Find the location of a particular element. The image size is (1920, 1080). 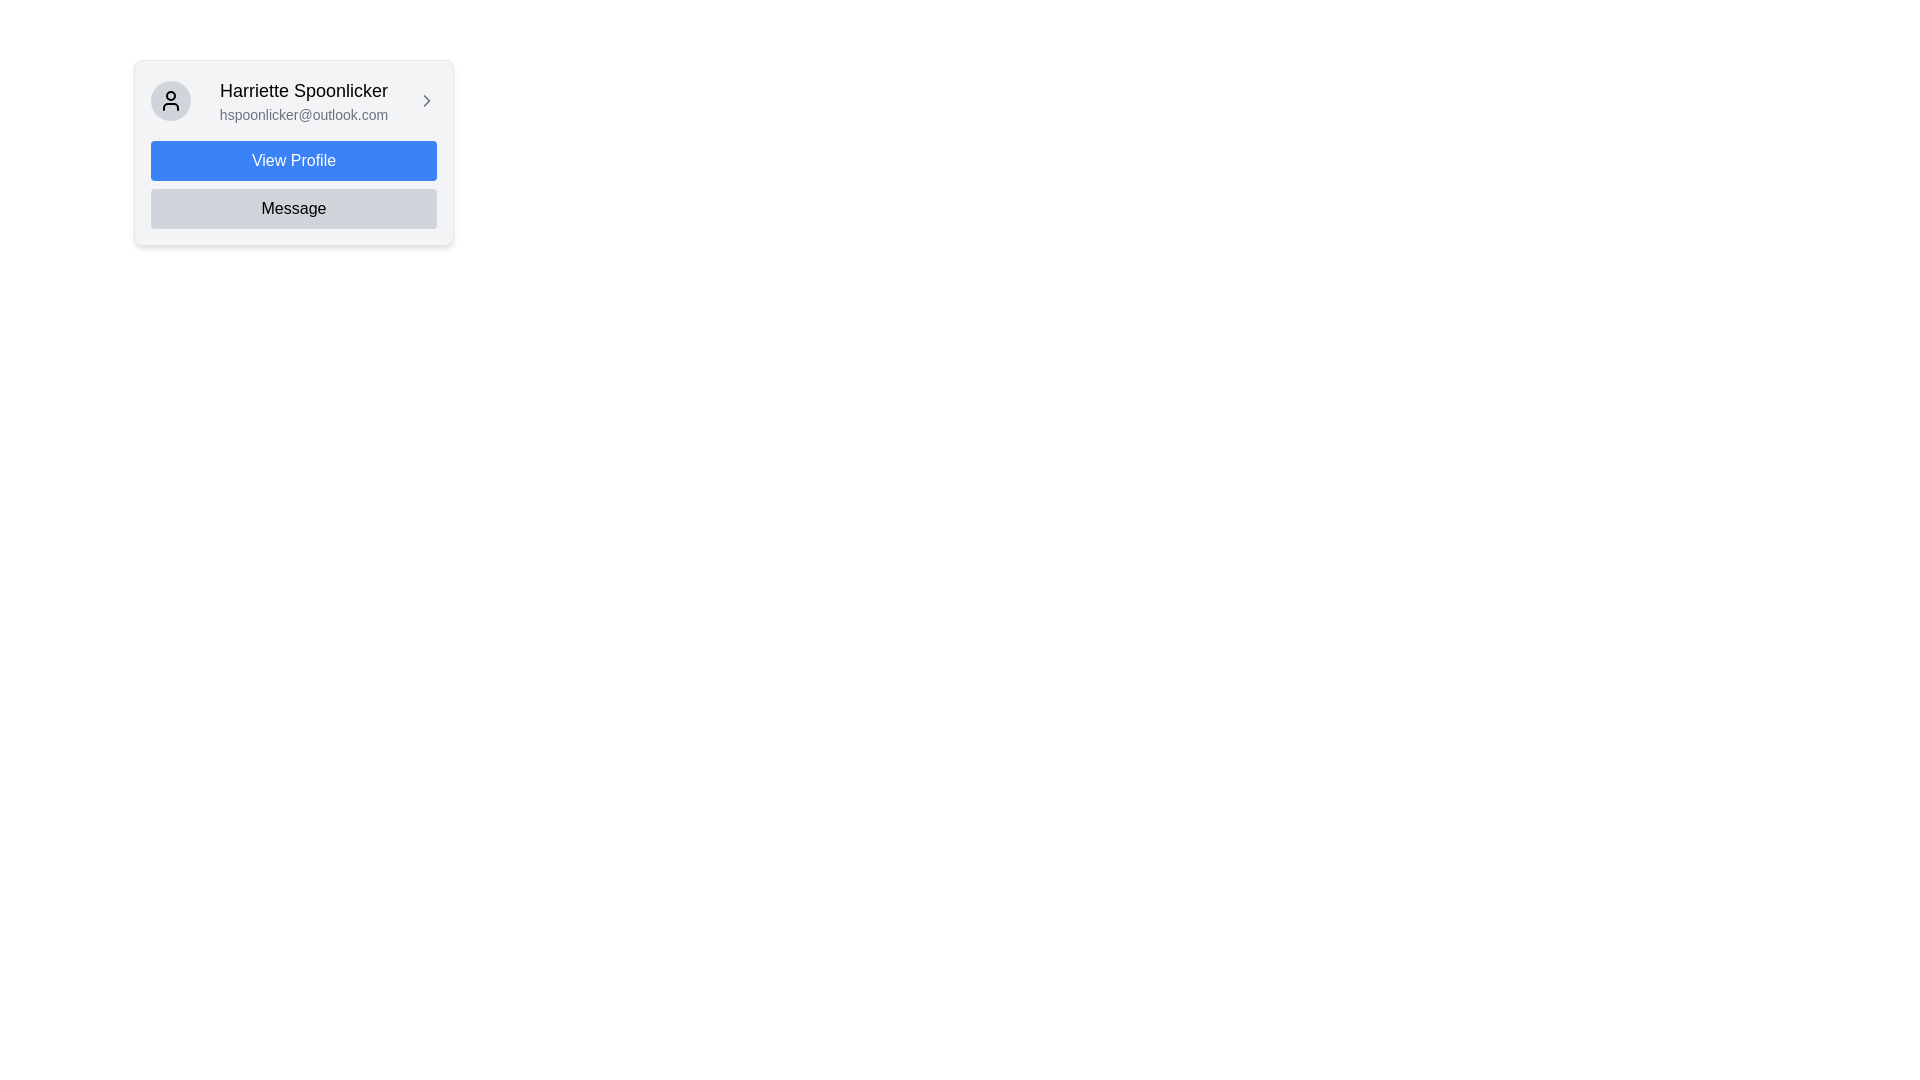

the user profile icon, which is a circular head with a torso outline in a gray color scheme, located on the top-left of the card layout next to the name 'Harriette Spoonlicker' is located at coordinates (171, 100).